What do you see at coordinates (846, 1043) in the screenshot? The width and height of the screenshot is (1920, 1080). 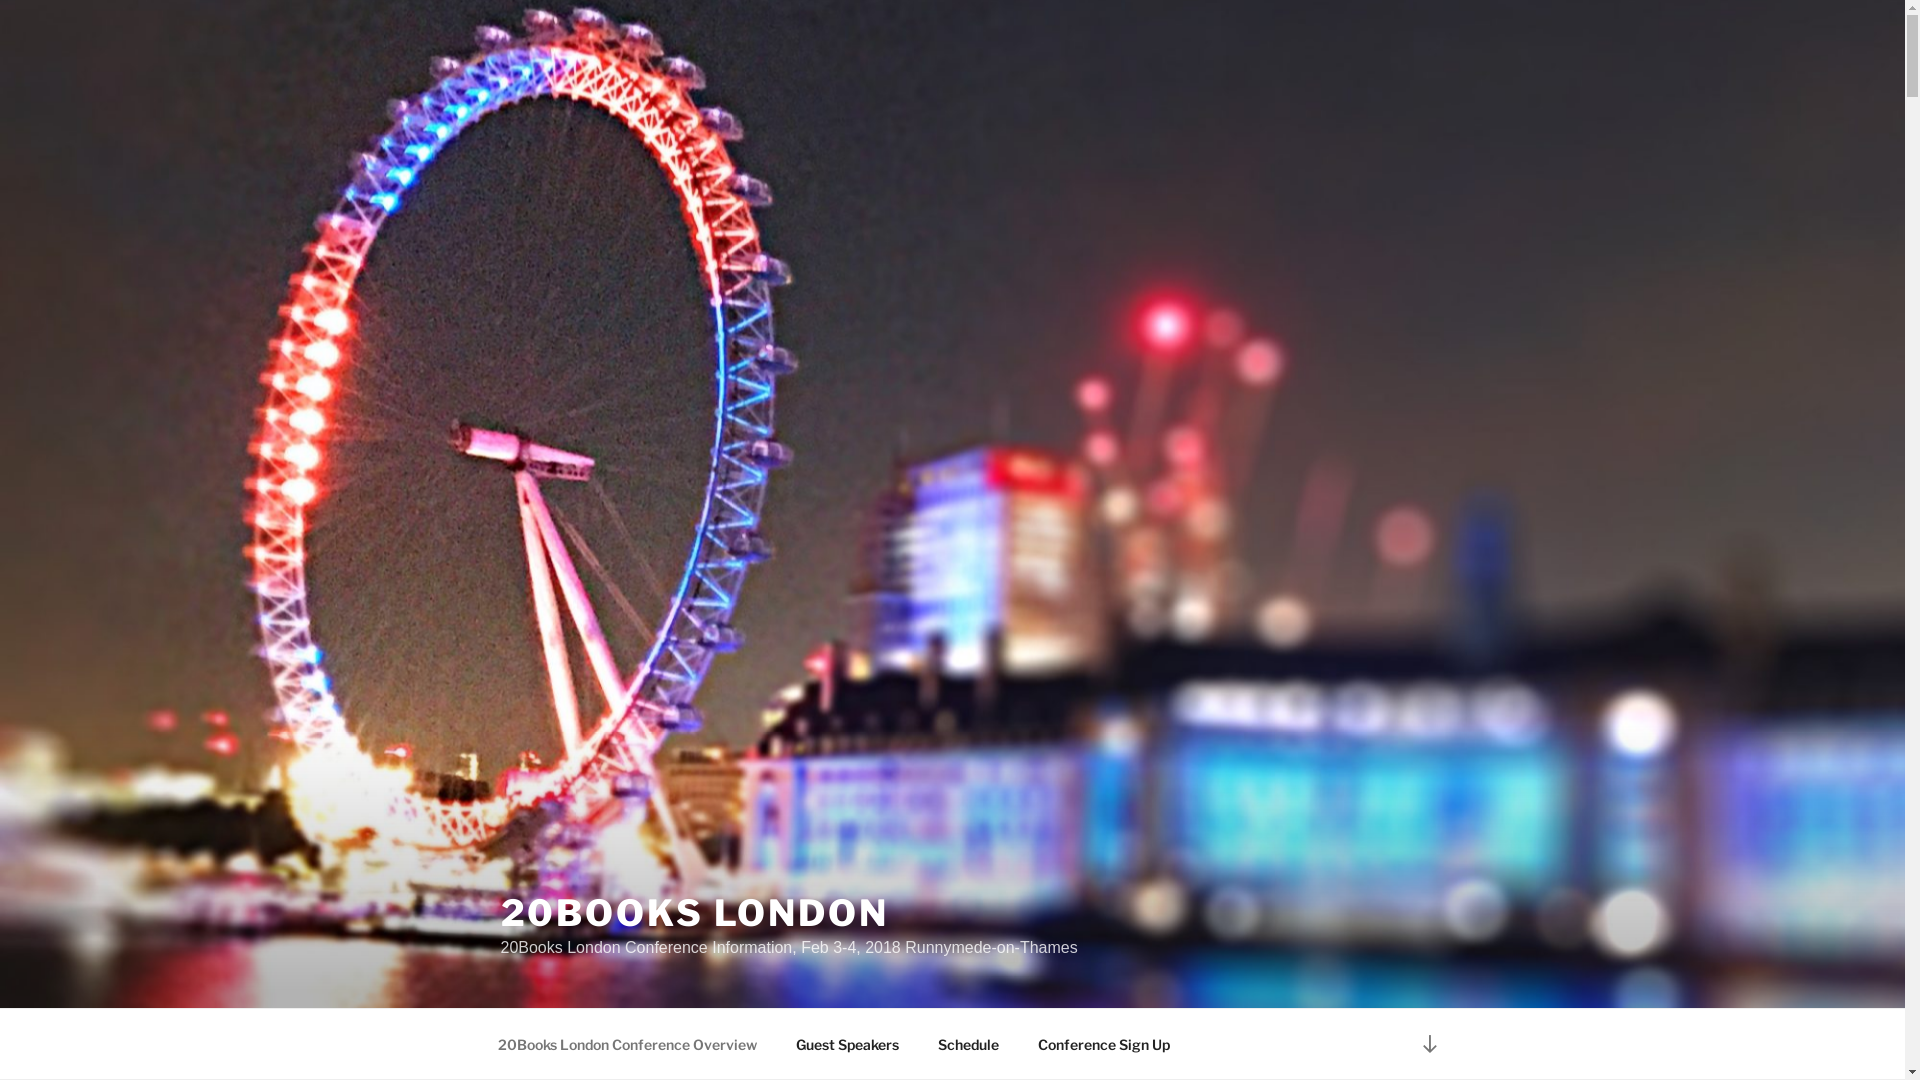 I see `'Guest Speakers'` at bounding box center [846, 1043].